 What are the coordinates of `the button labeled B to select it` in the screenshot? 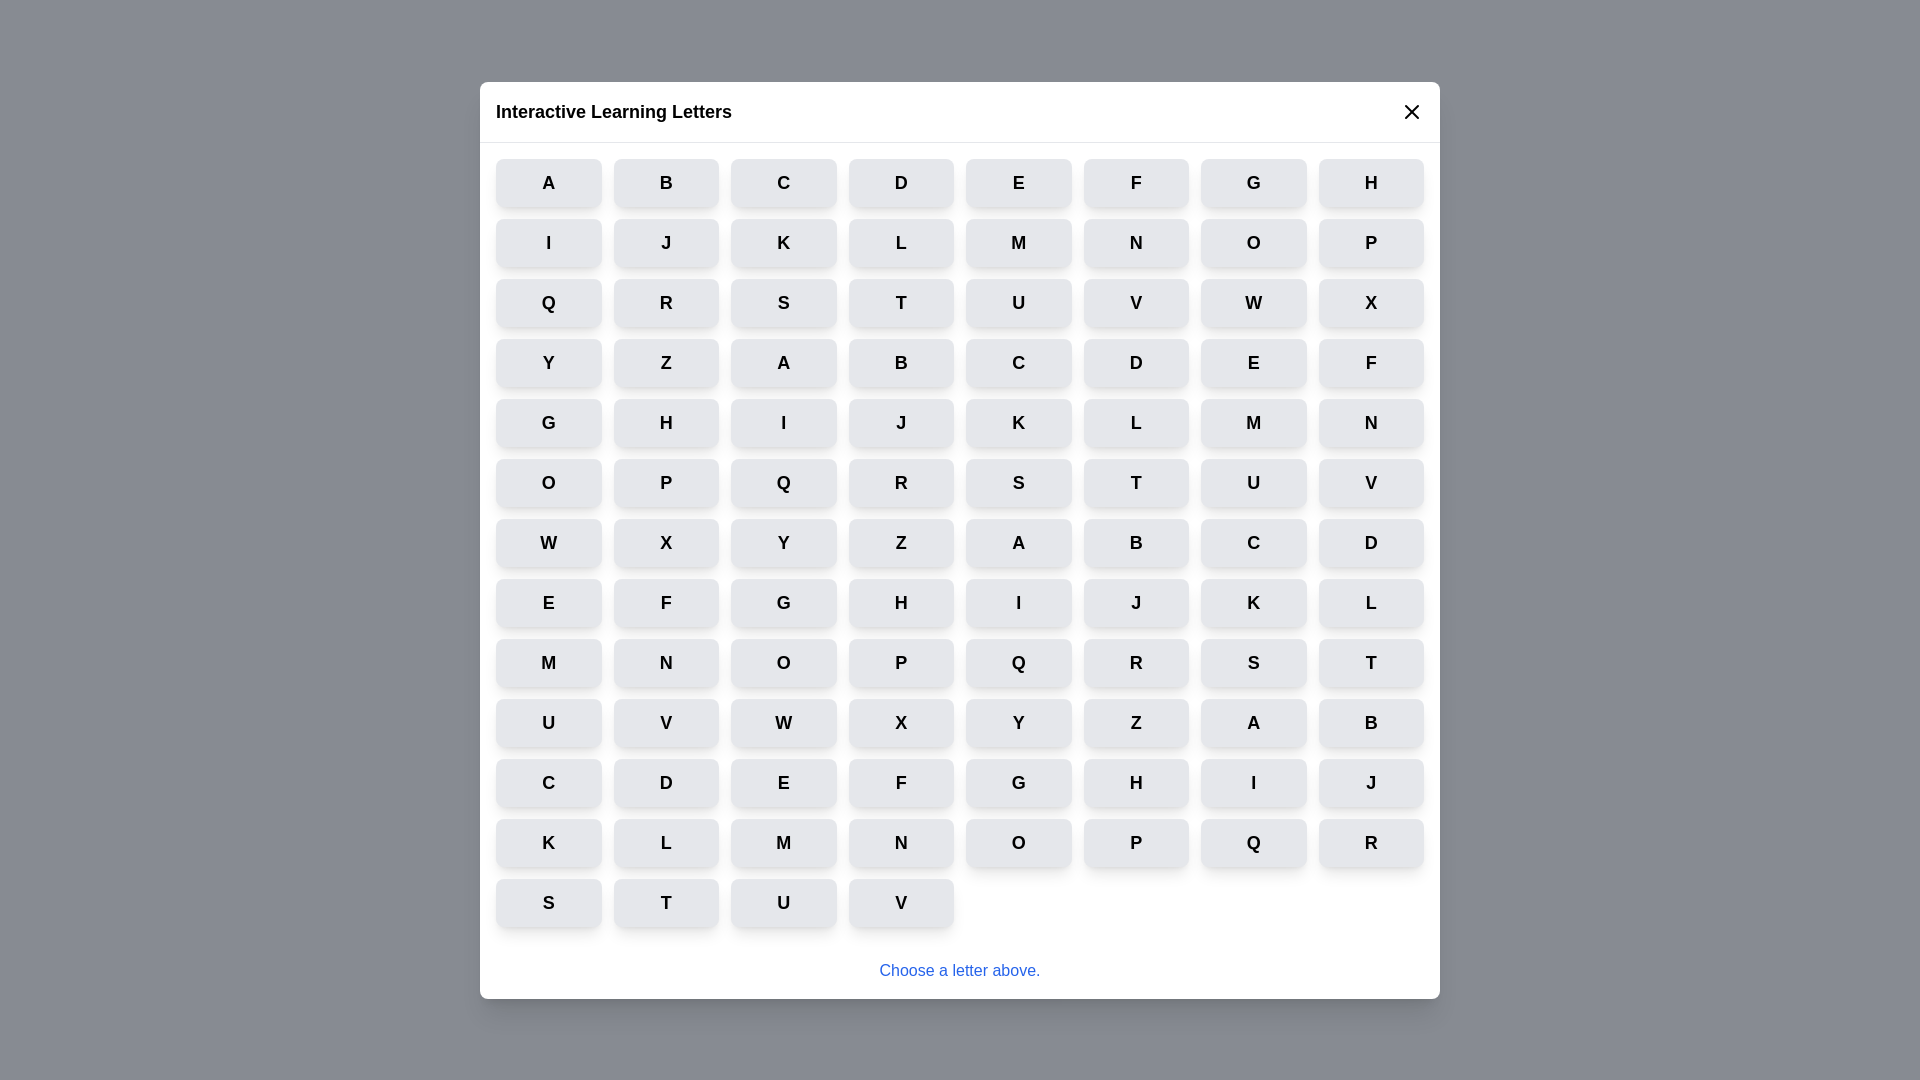 It's located at (666, 182).